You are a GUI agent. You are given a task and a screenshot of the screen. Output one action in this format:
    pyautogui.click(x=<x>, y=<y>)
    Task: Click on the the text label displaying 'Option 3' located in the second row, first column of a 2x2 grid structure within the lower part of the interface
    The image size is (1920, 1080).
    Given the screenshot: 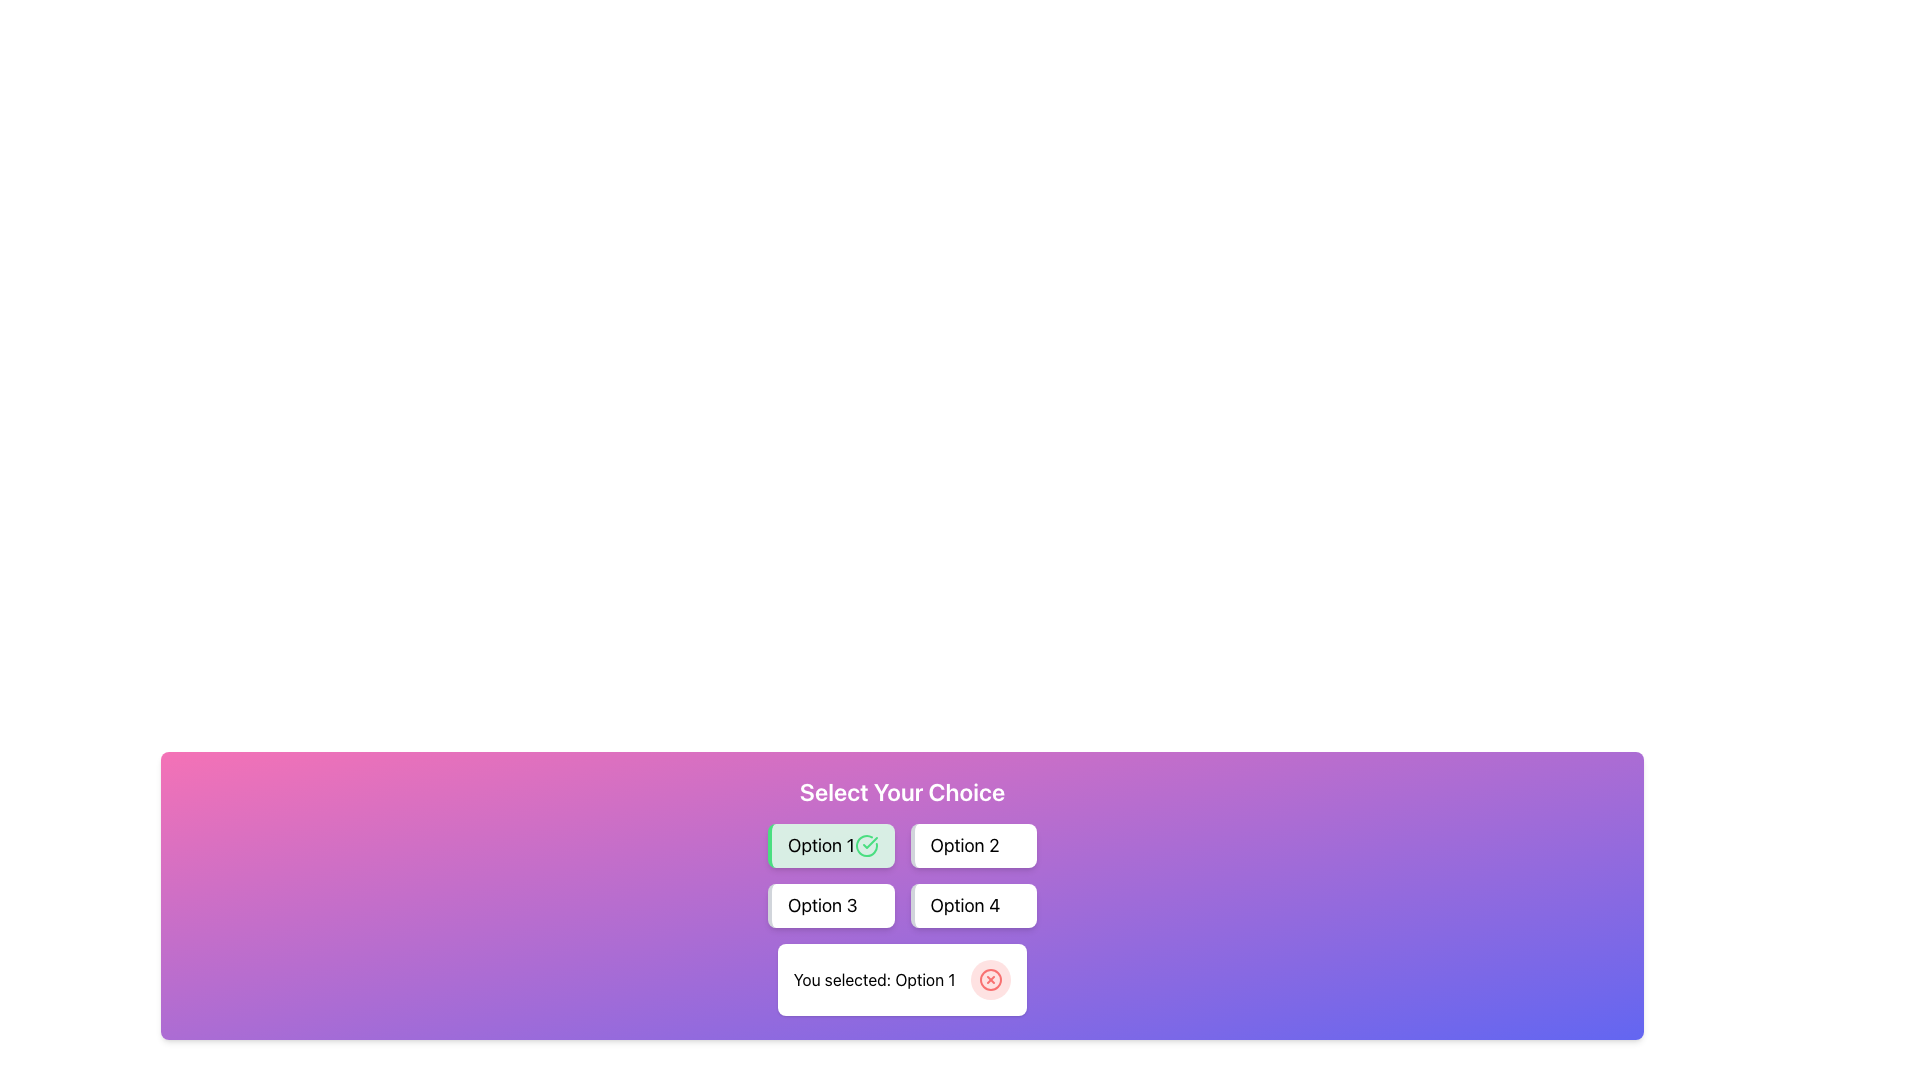 What is the action you would take?
    pyautogui.click(x=822, y=906)
    